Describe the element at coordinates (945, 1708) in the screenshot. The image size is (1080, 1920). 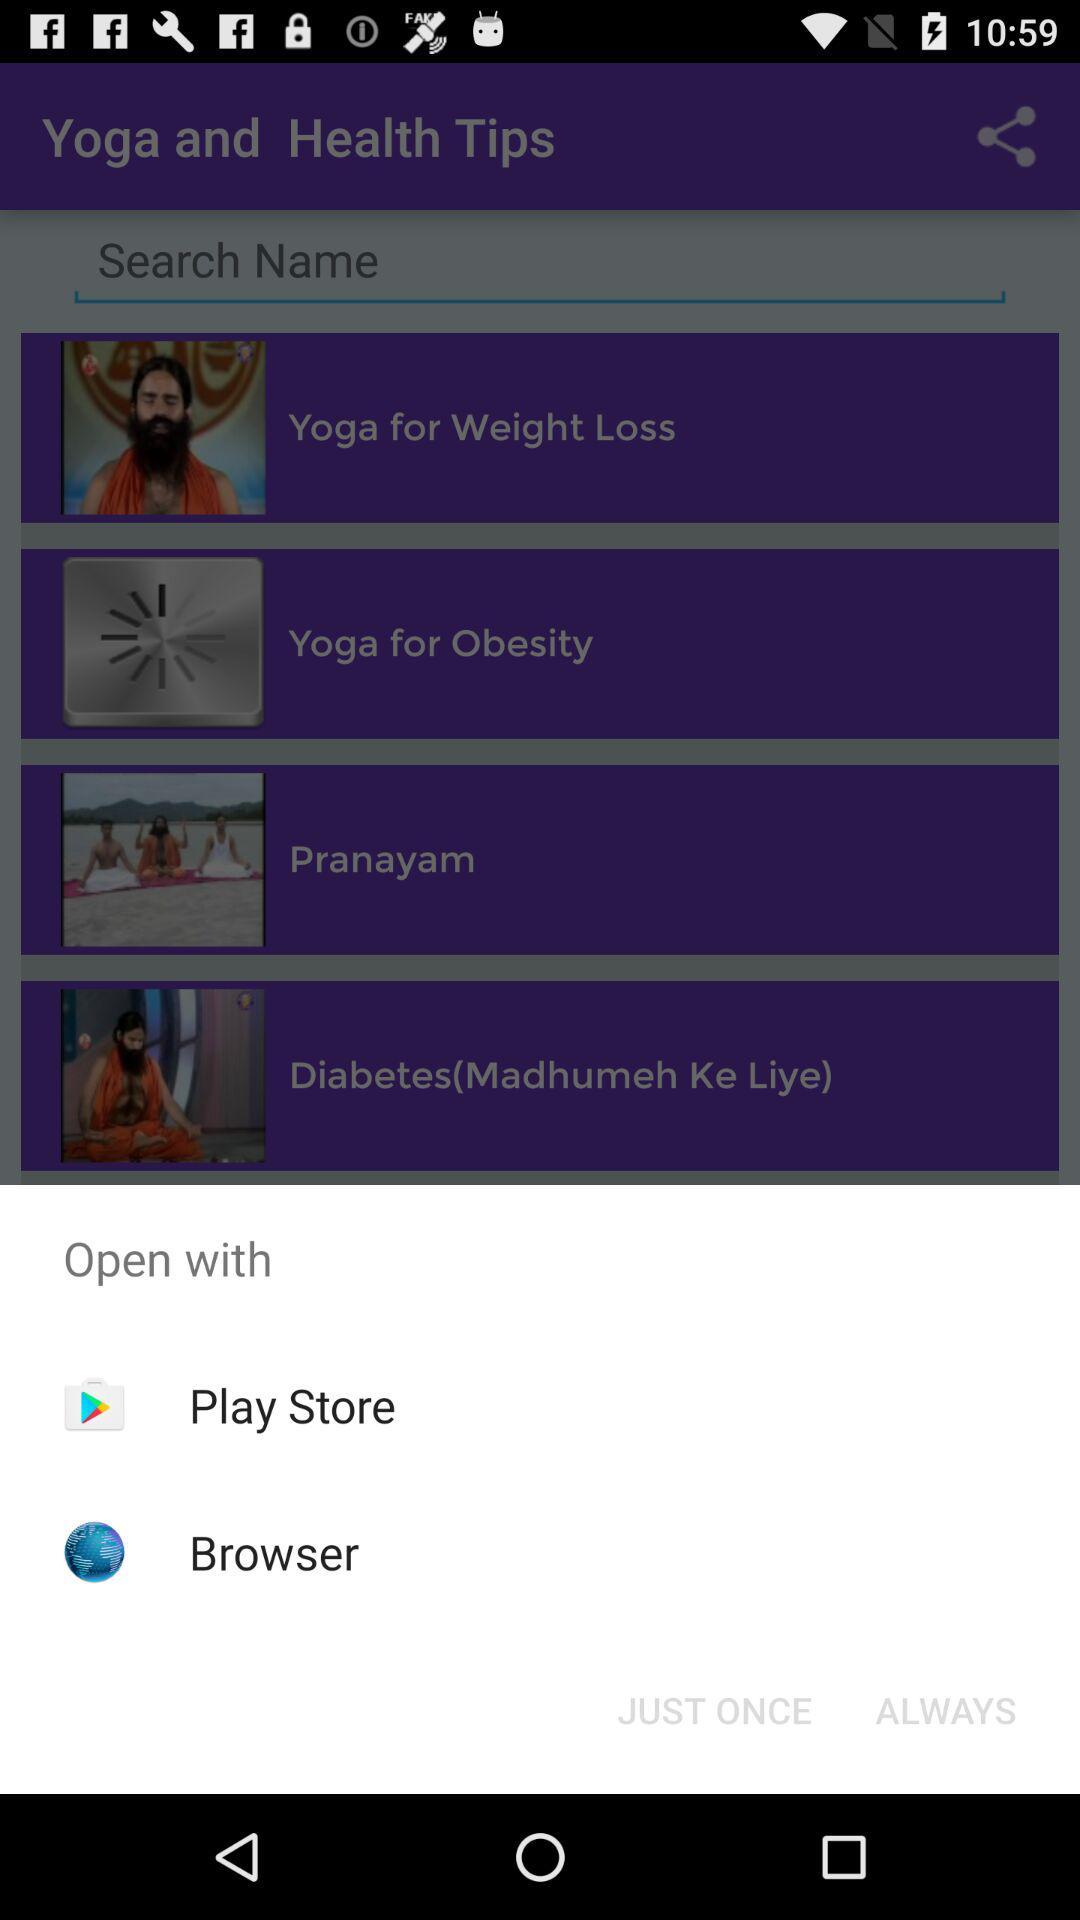
I see `always` at that location.